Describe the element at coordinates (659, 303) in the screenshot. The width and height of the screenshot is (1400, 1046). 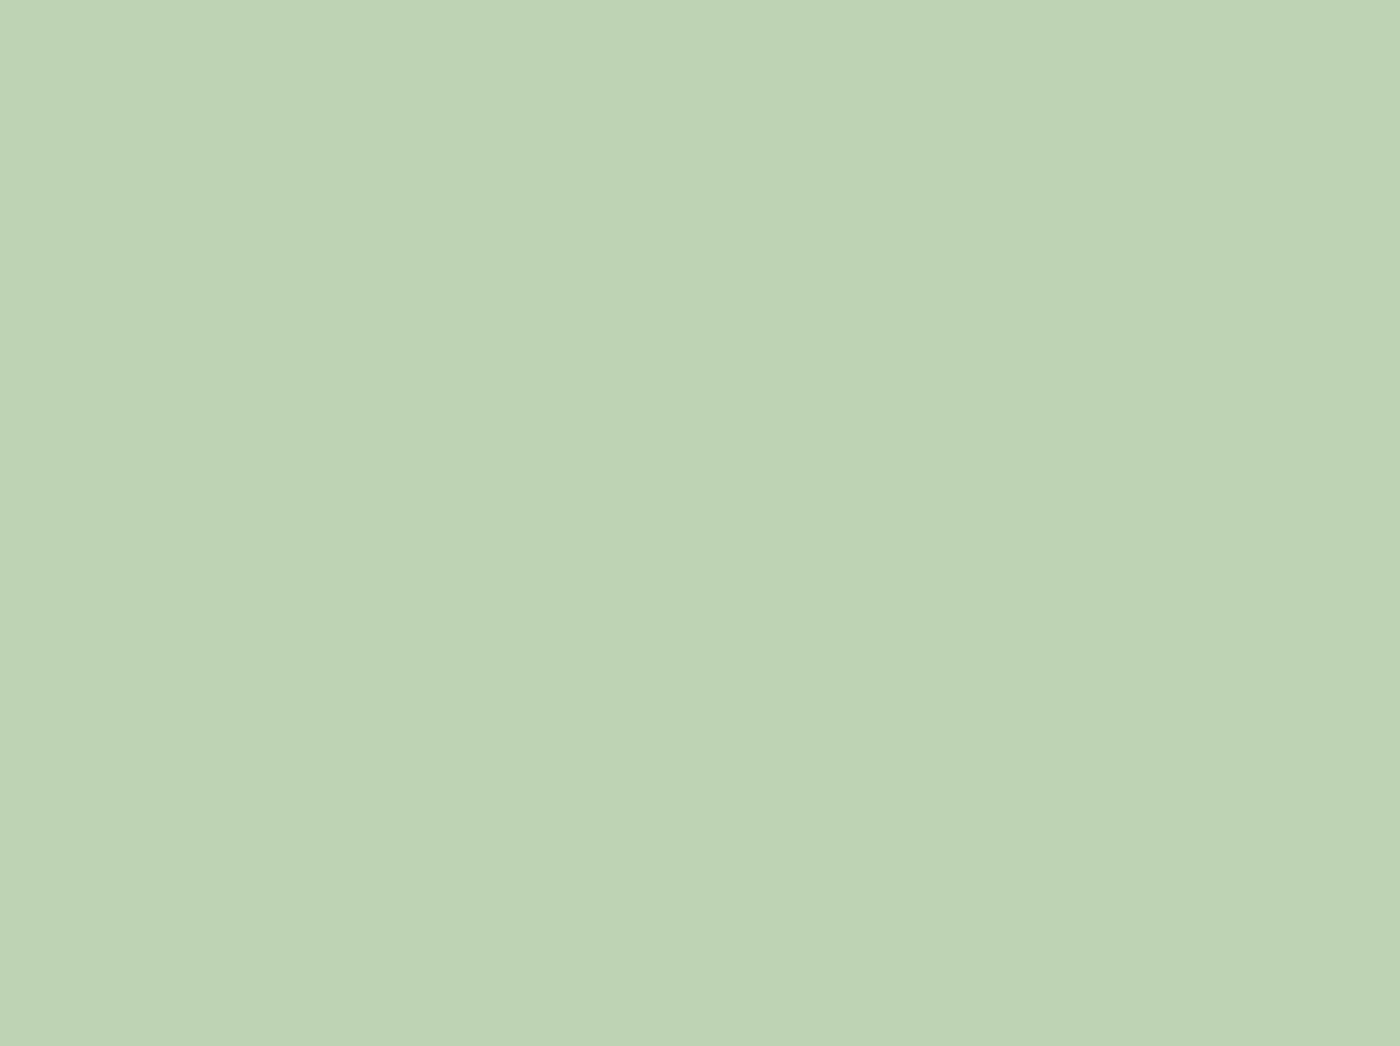
I see `'40th. Andrew Hook'` at that location.